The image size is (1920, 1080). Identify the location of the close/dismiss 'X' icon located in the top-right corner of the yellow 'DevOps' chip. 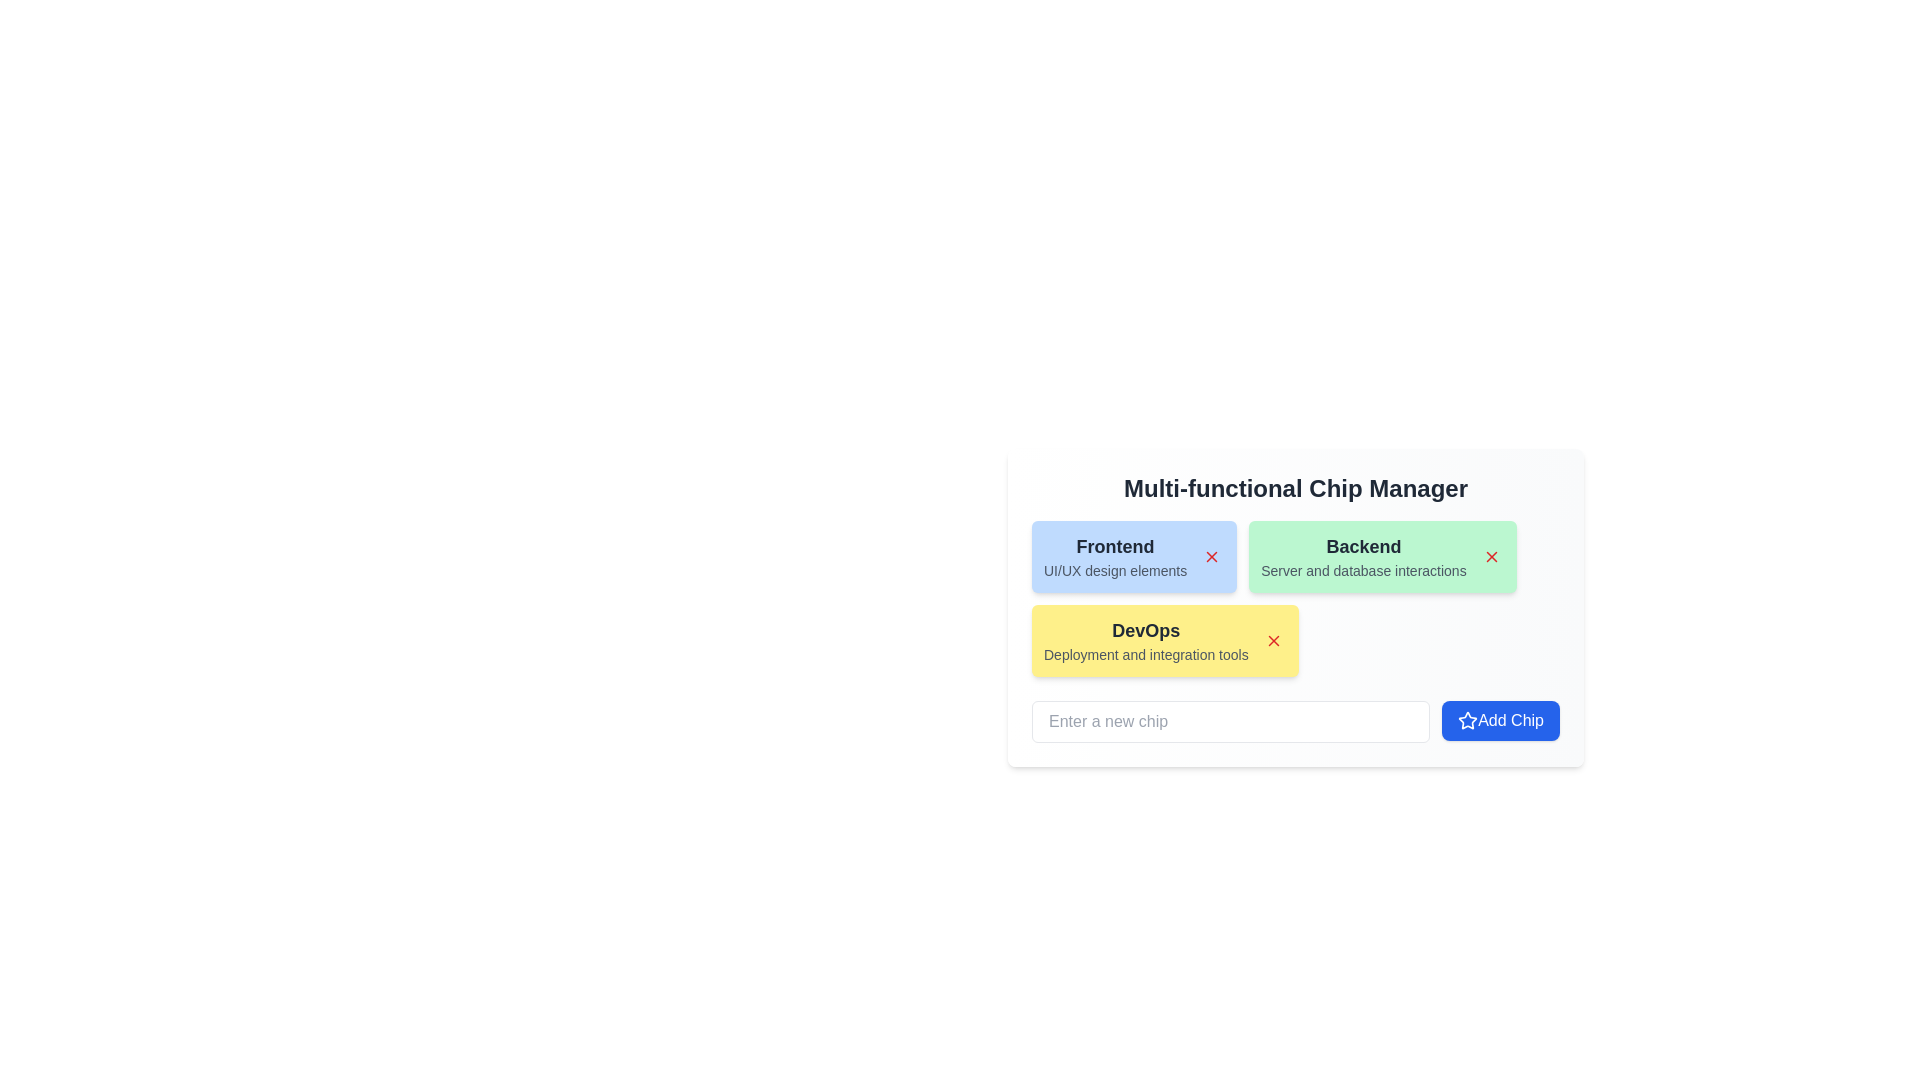
(1272, 640).